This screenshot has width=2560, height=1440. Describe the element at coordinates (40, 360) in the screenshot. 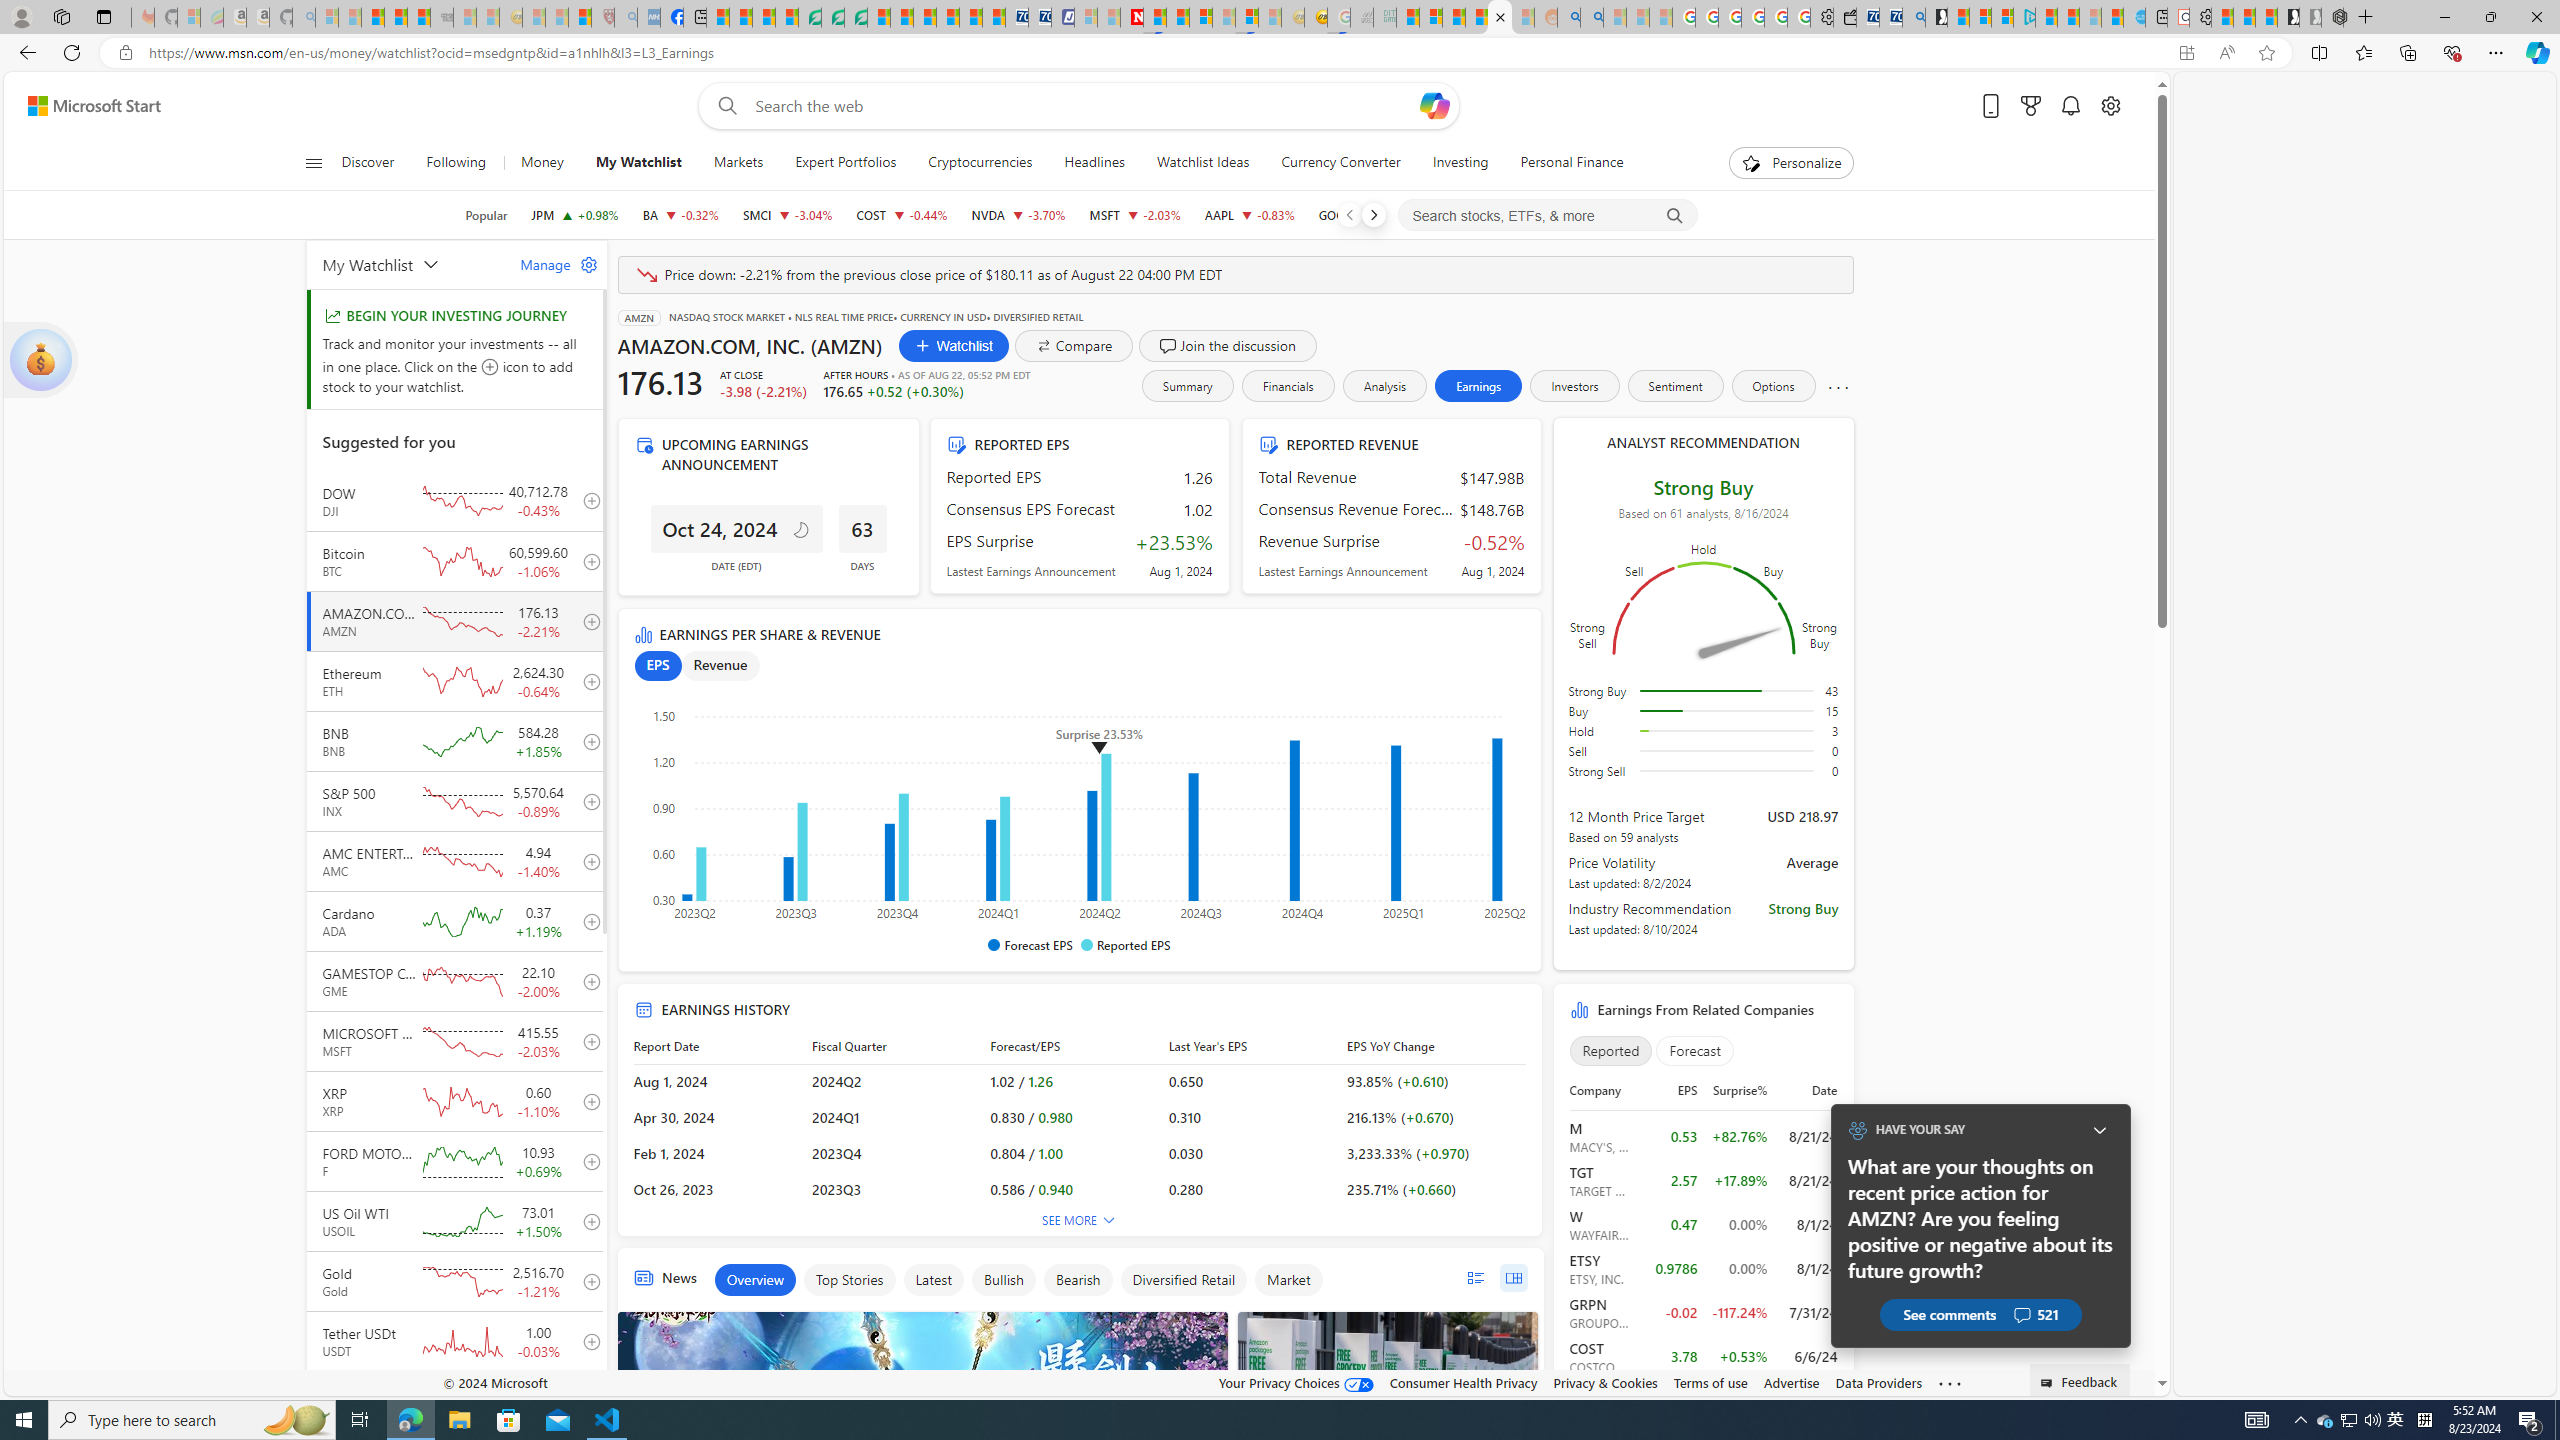

I see `'show card'` at that location.